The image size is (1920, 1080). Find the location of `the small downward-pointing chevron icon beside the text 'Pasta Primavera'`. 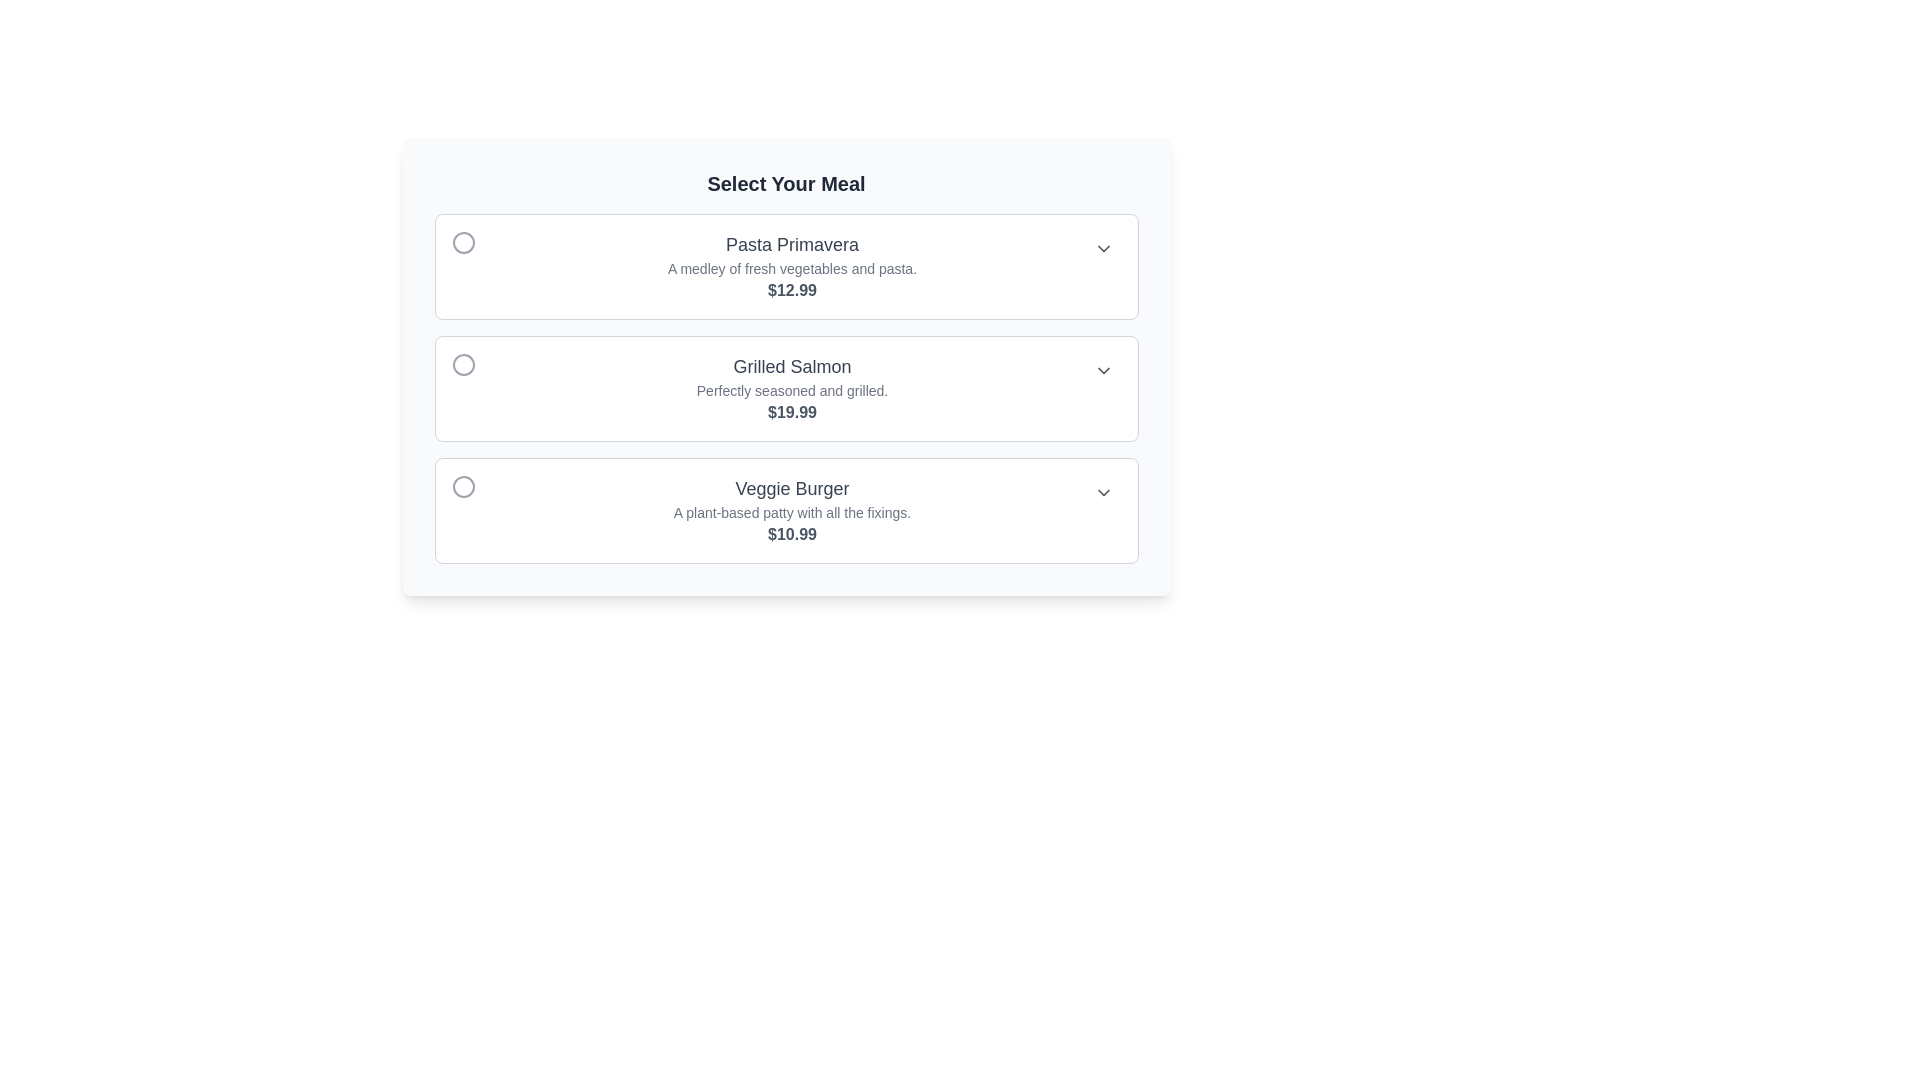

the small downward-pointing chevron icon beside the text 'Pasta Primavera' is located at coordinates (1102, 248).